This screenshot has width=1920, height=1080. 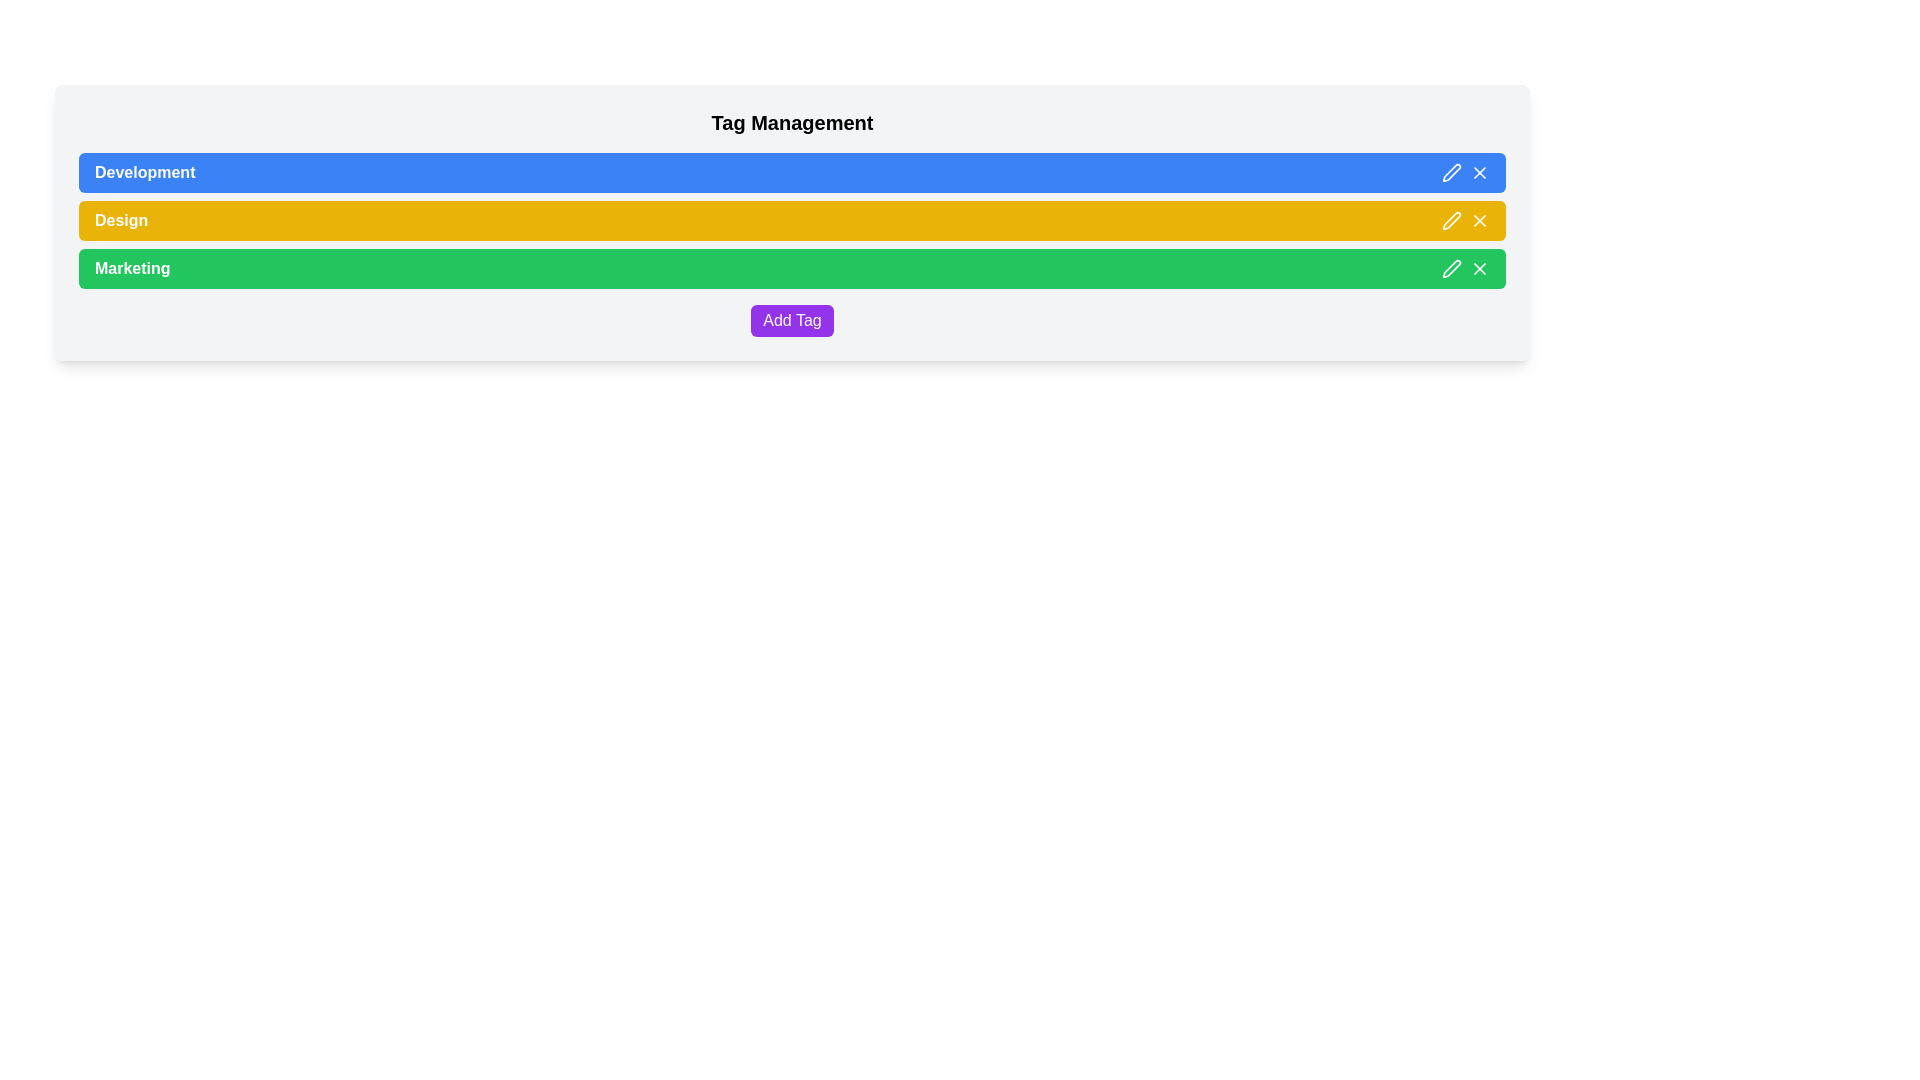 I want to click on text content of the 'Marketing' label located in the green-highlighted row, third from the top in a vertical list, so click(x=131, y=268).